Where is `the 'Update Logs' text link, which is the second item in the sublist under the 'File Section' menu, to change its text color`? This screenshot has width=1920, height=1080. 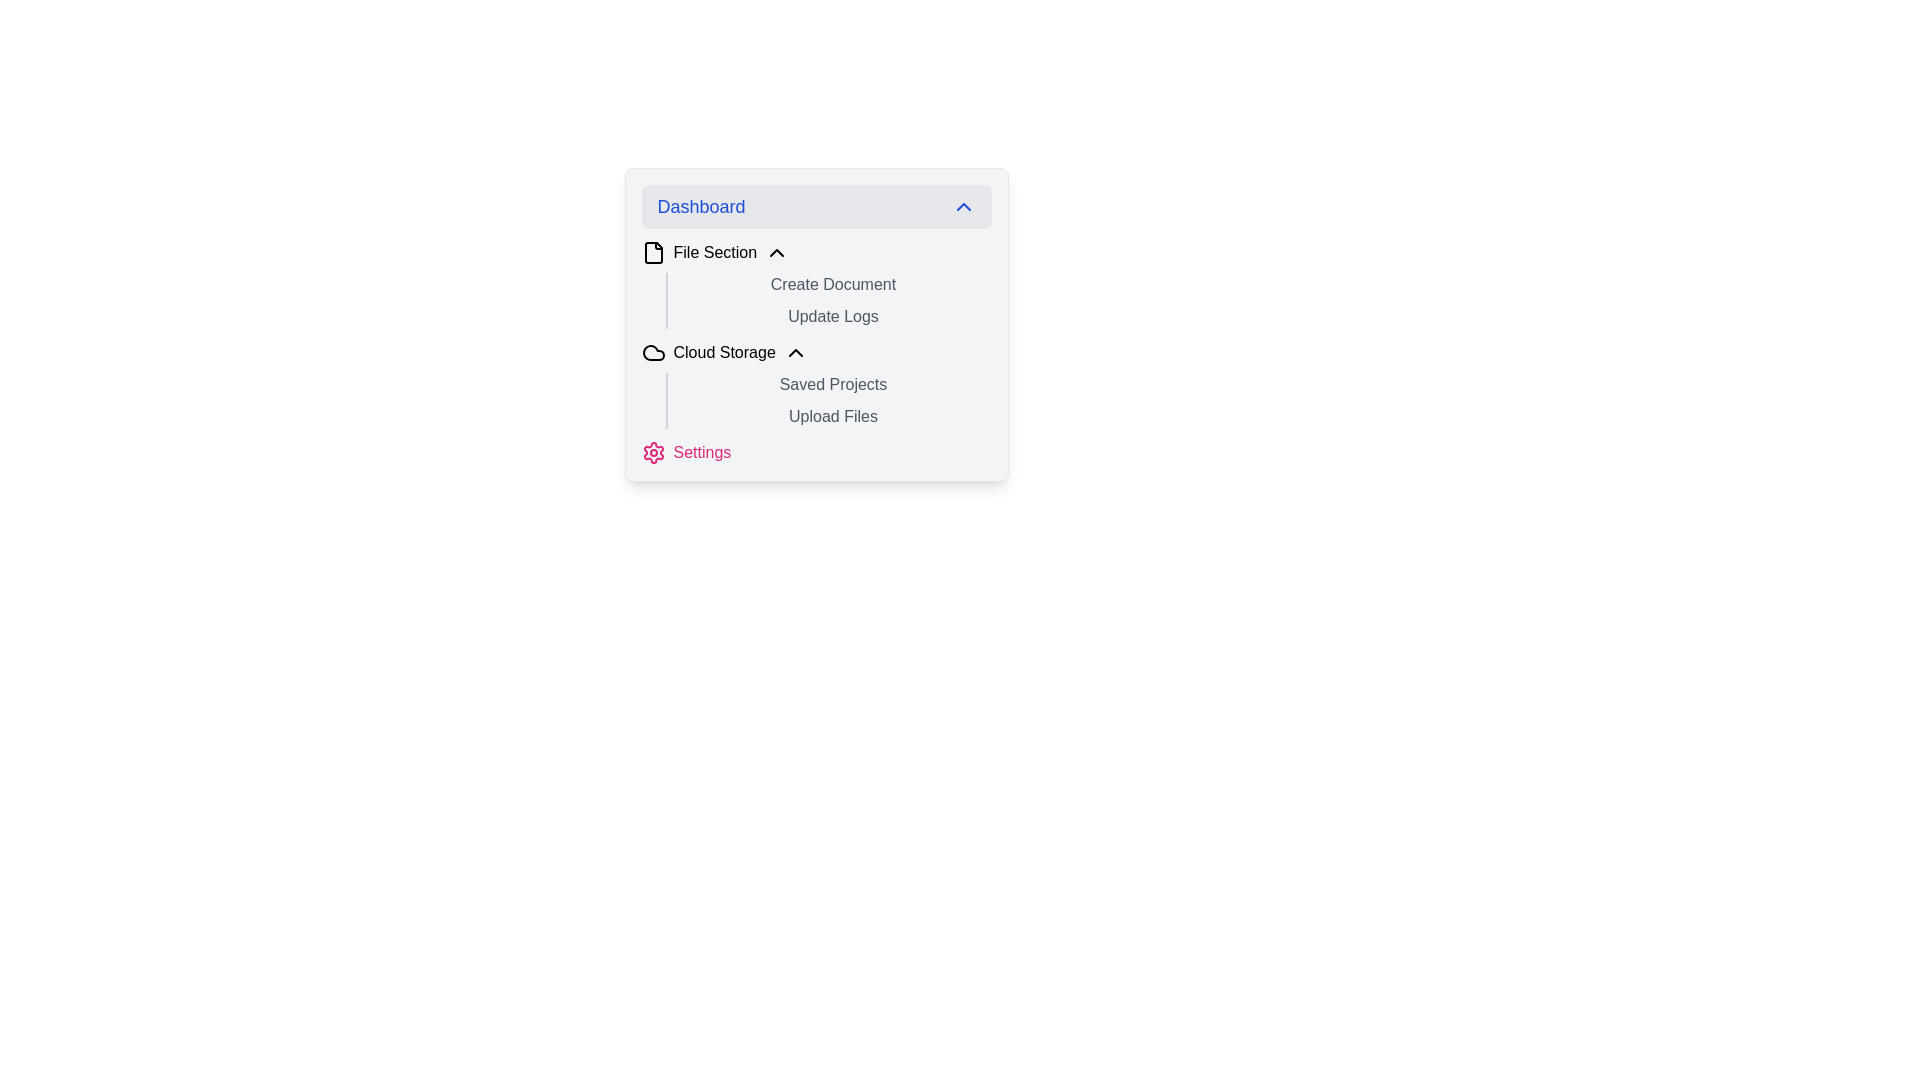 the 'Update Logs' text link, which is the second item in the sublist under the 'File Section' menu, to change its text color is located at coordinates (816, 323).